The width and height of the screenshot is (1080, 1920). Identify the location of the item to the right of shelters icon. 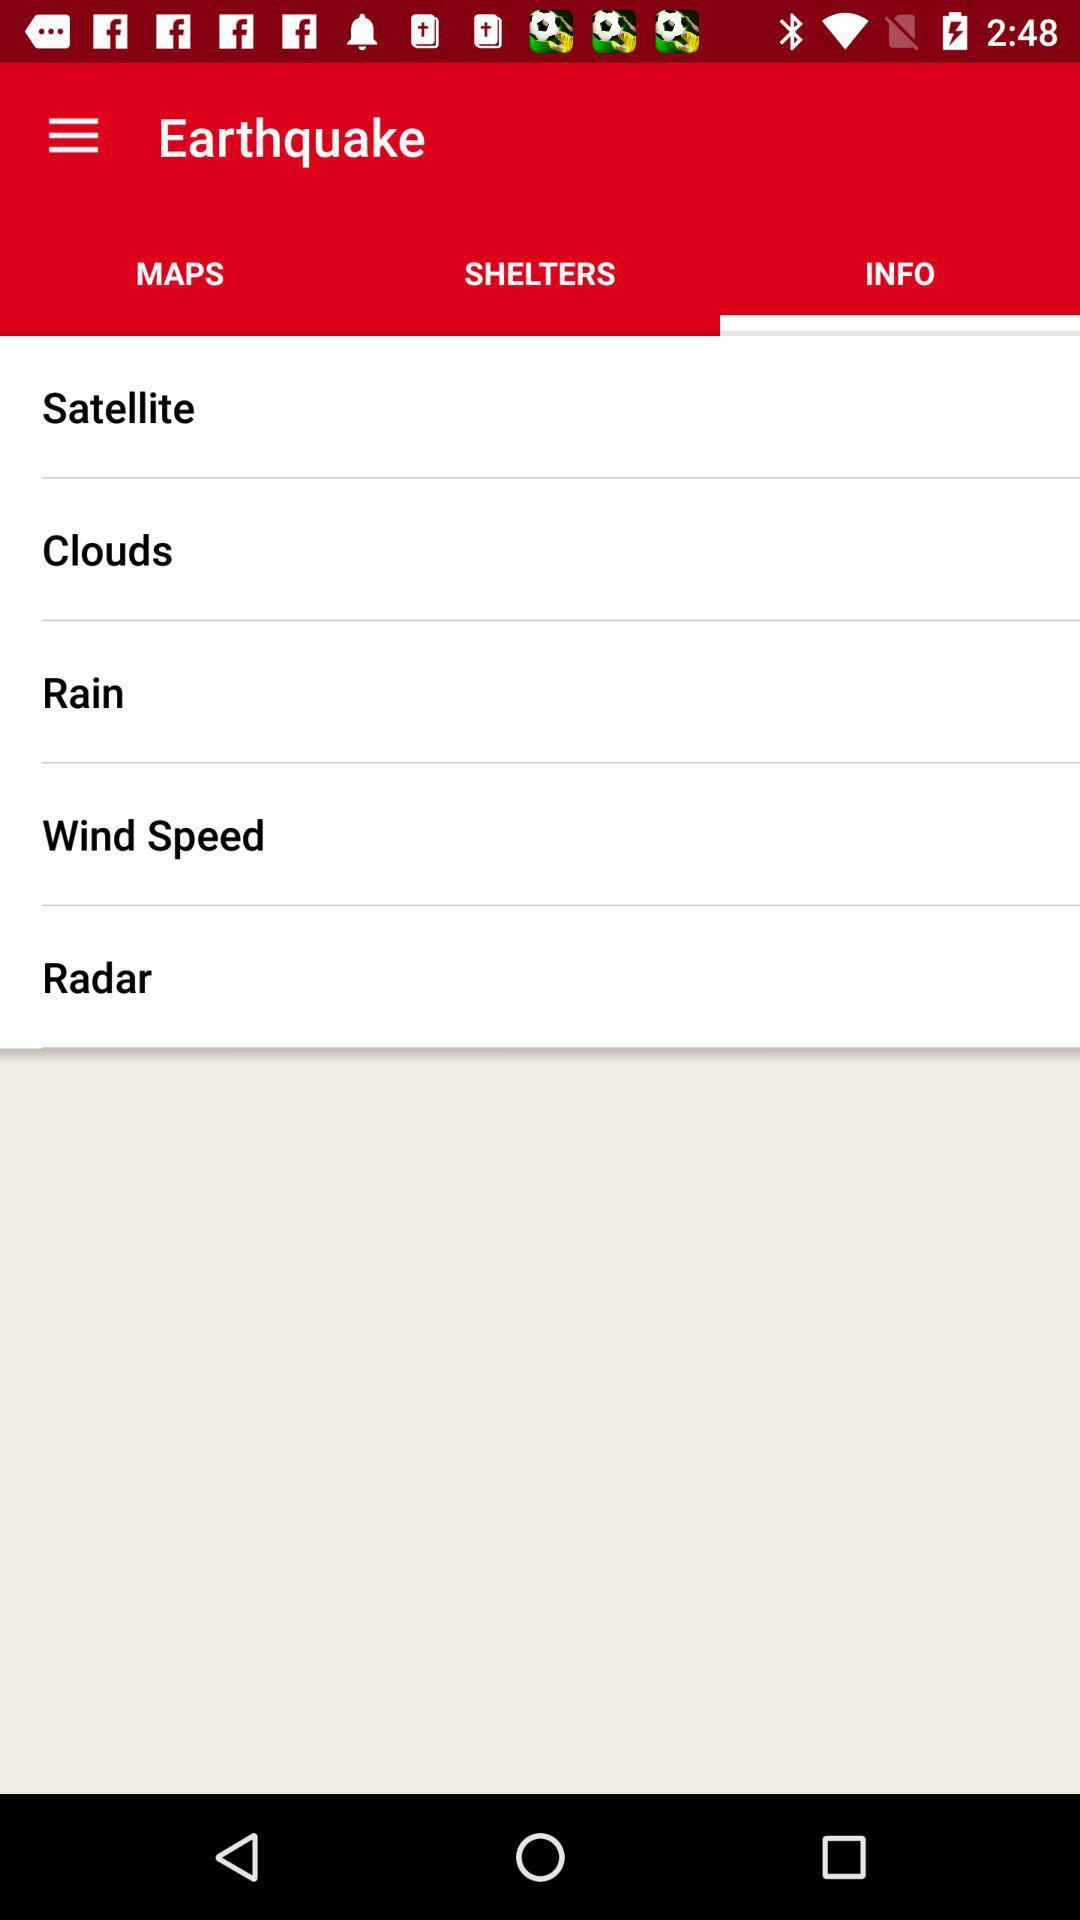
(898, 272).